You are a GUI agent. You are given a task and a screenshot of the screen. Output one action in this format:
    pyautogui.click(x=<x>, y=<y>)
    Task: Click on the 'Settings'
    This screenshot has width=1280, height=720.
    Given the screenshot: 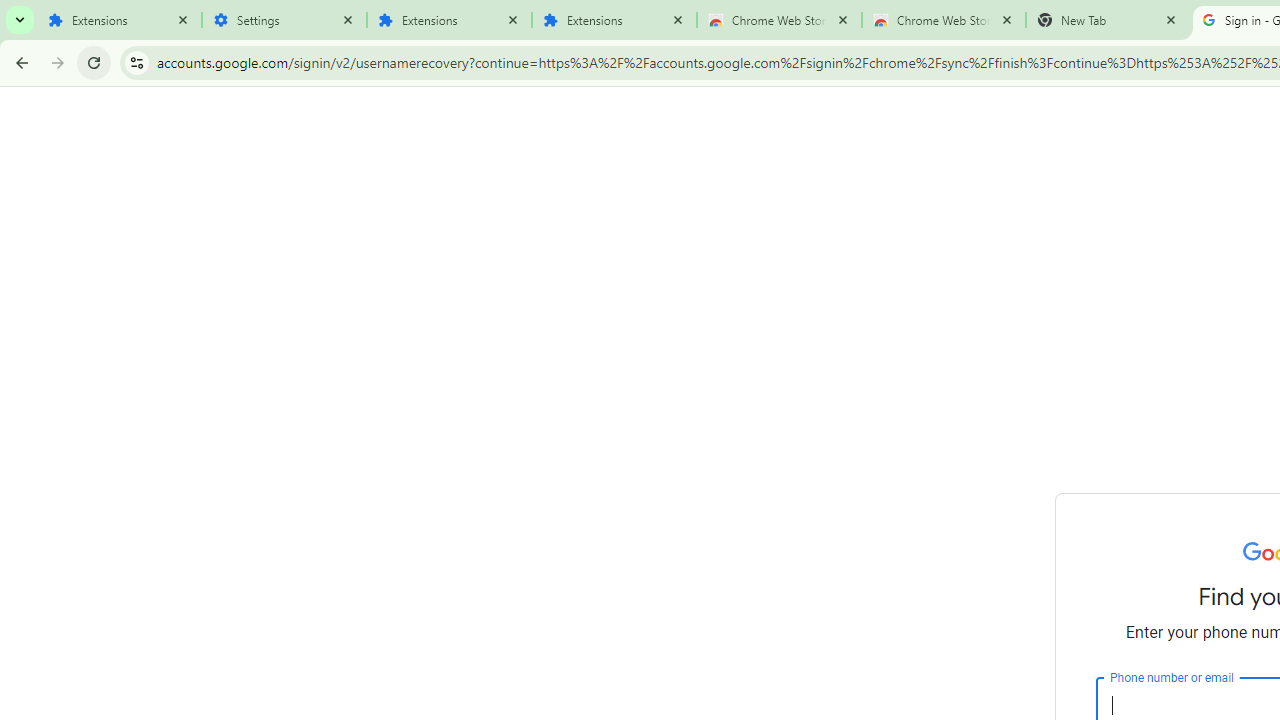 What is the action you would take?
    pyautogui.click(x=283, y=20)
    